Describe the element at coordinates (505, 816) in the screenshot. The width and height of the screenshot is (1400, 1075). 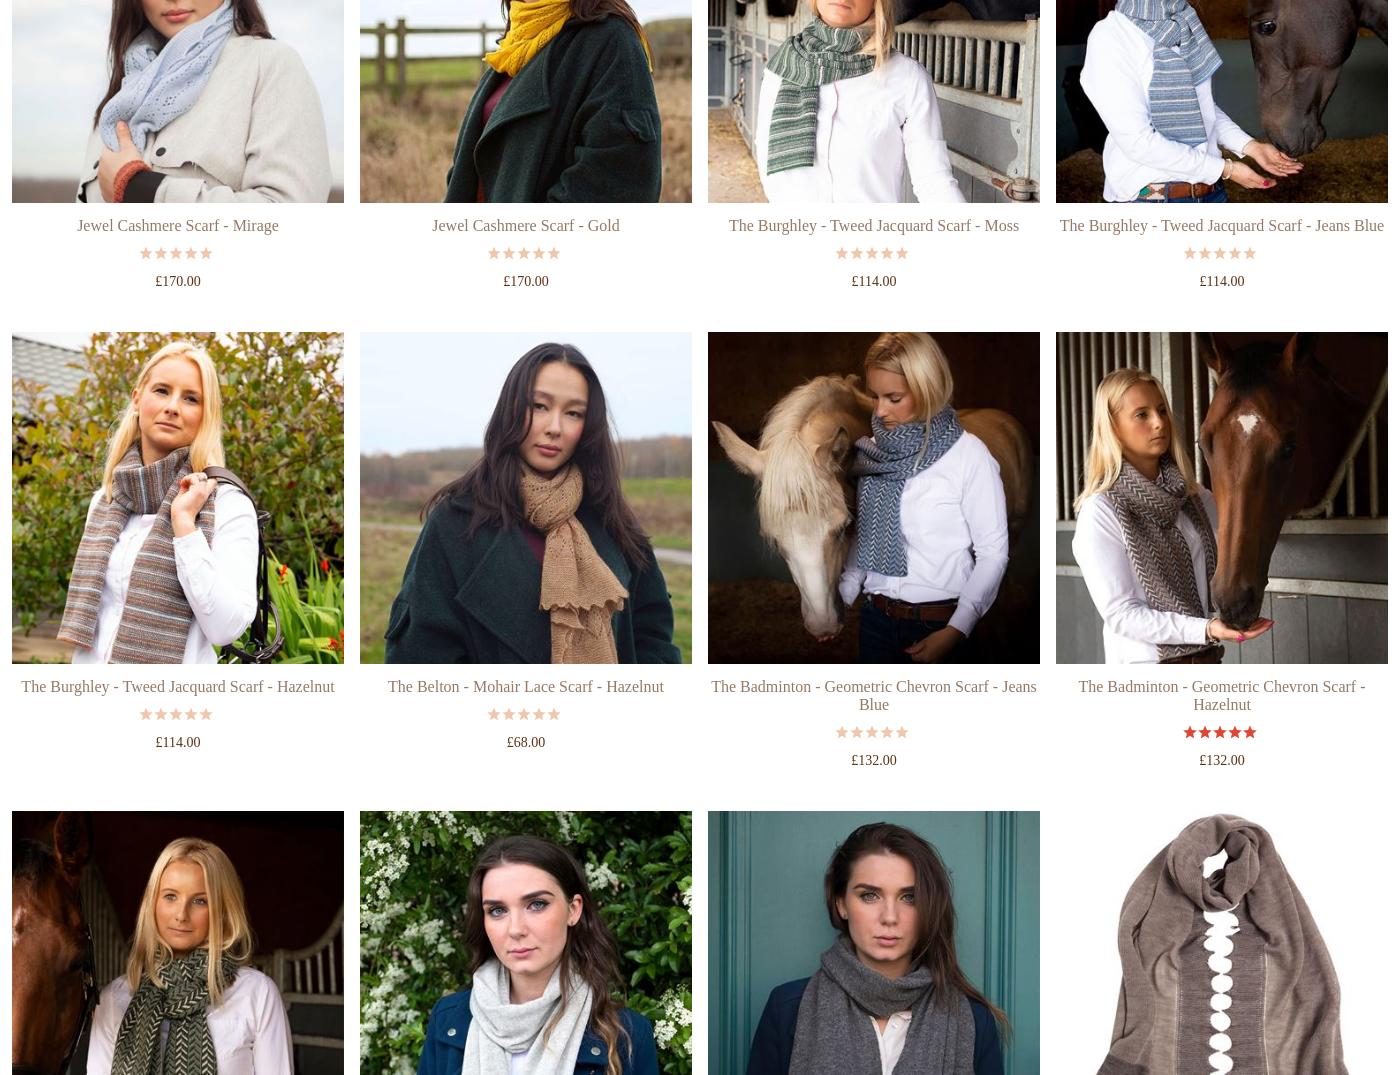
I see `'£68.00'` at that location.